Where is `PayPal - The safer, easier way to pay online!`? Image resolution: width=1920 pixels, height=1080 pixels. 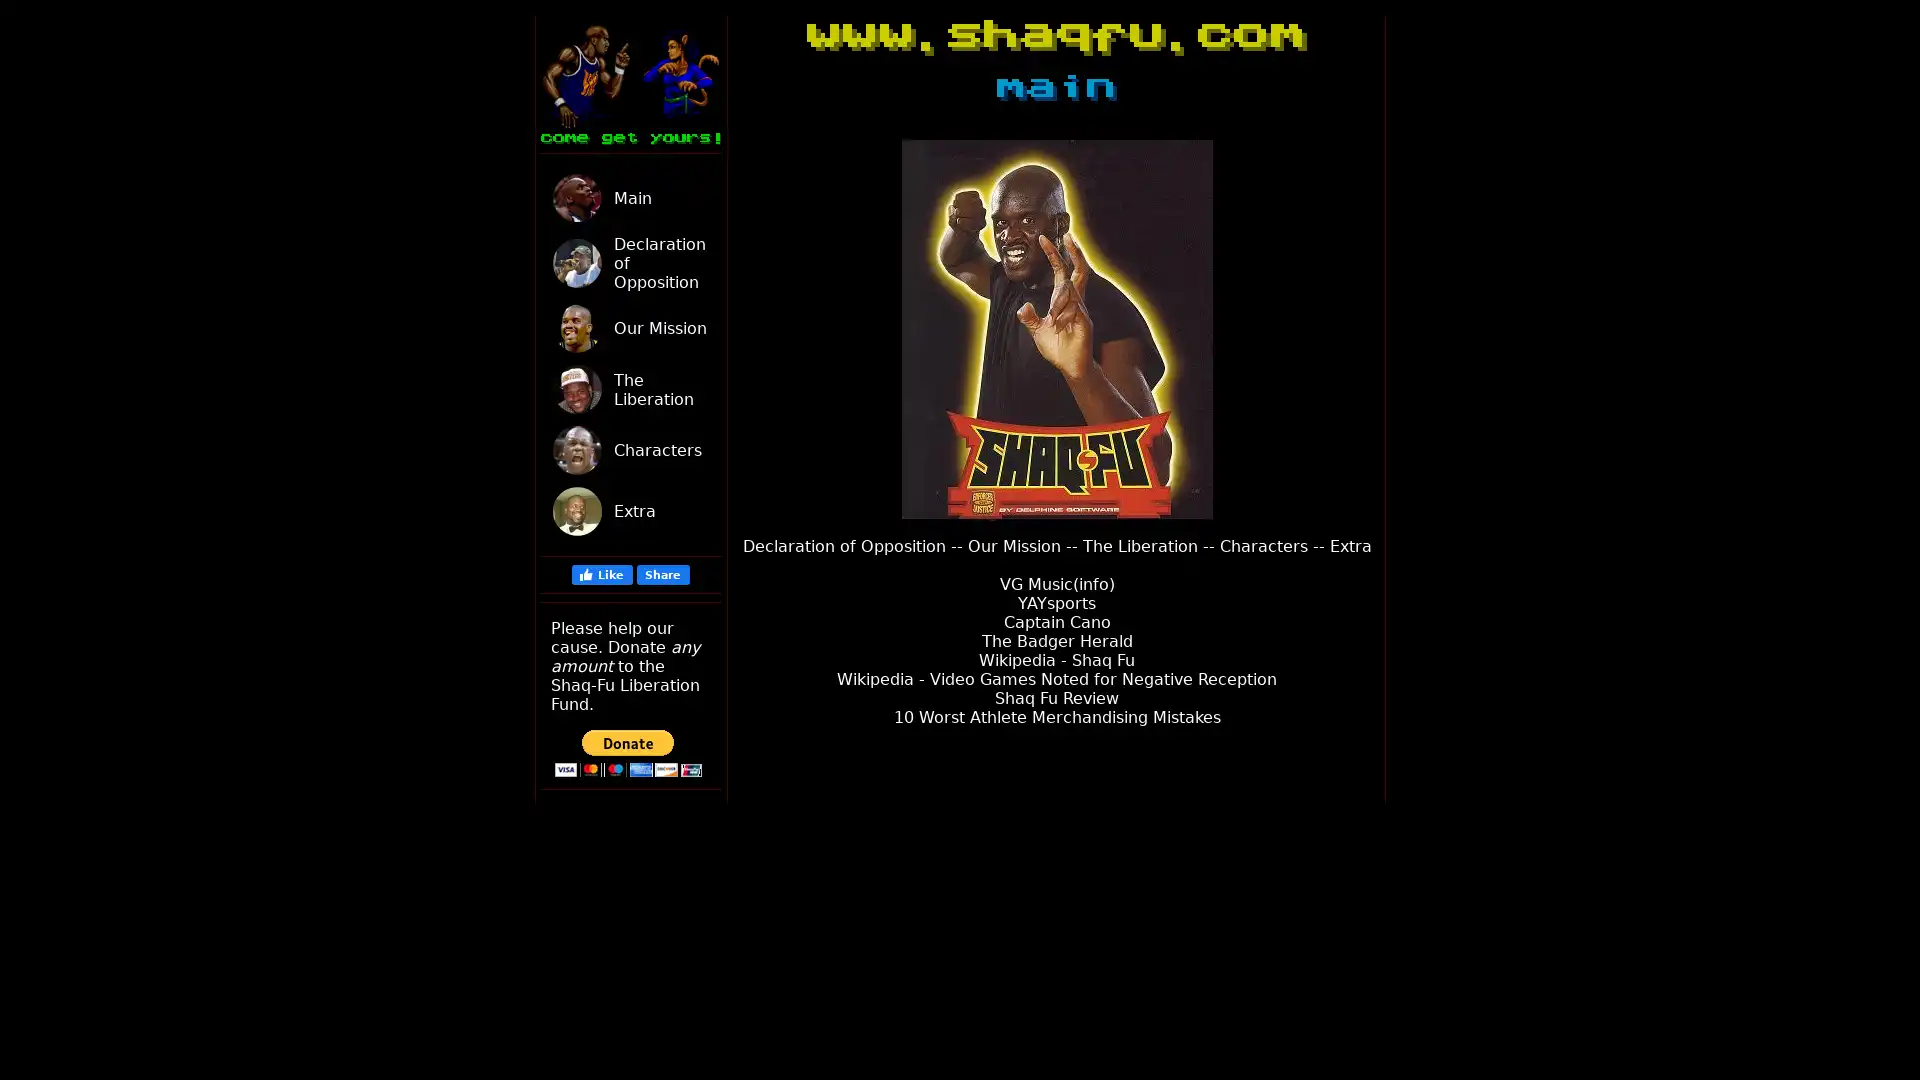 PayPal - The safer, easier way to pay online! is located at coordinates (626, 753).